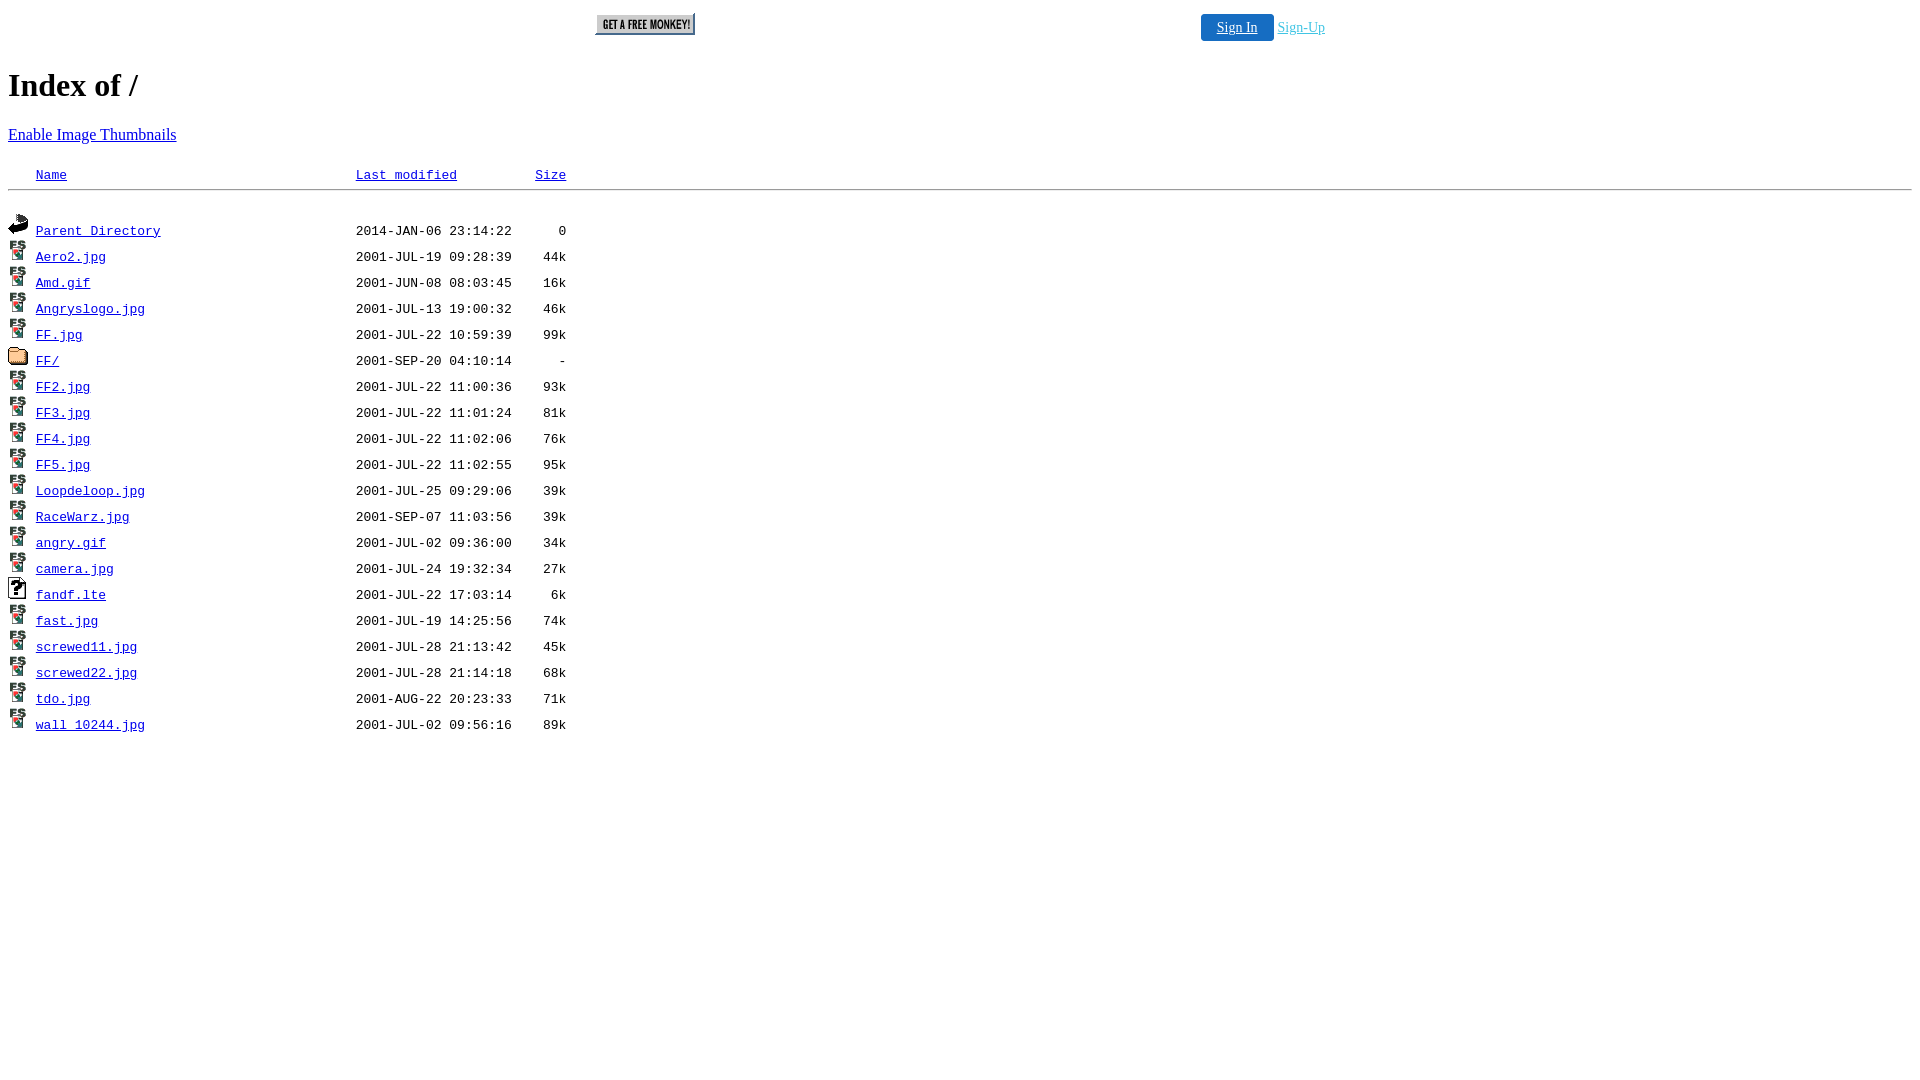 Image resolution: width=1920 pixels, height=1080 pixels. Describe the element at coordinates (63, 465) in the screenshot. I see `'FF5.jpg'` at that location.